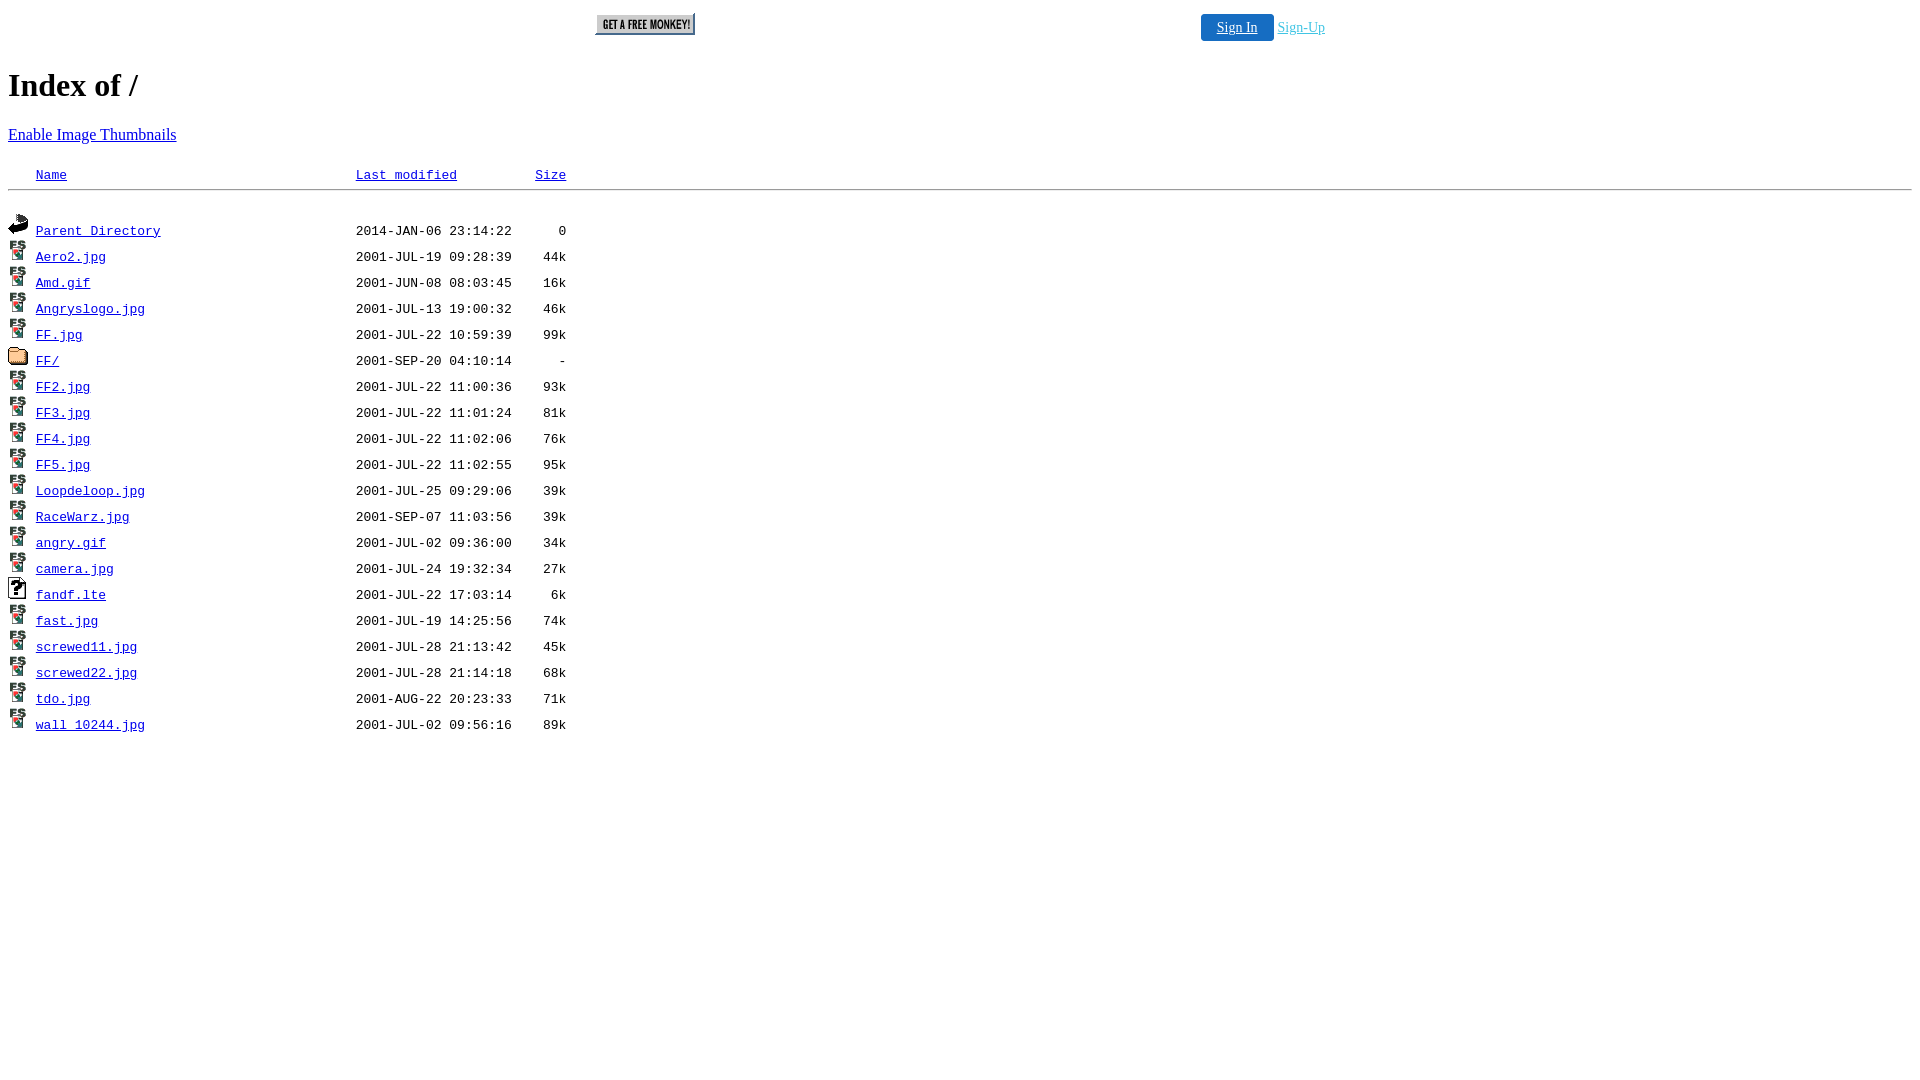 Image resolution: width=1920 pixels, height=1080 pixels. Describe the element at coordinates (63, 465) in the screenshot. I see `'FF5.jpg'` at that location.